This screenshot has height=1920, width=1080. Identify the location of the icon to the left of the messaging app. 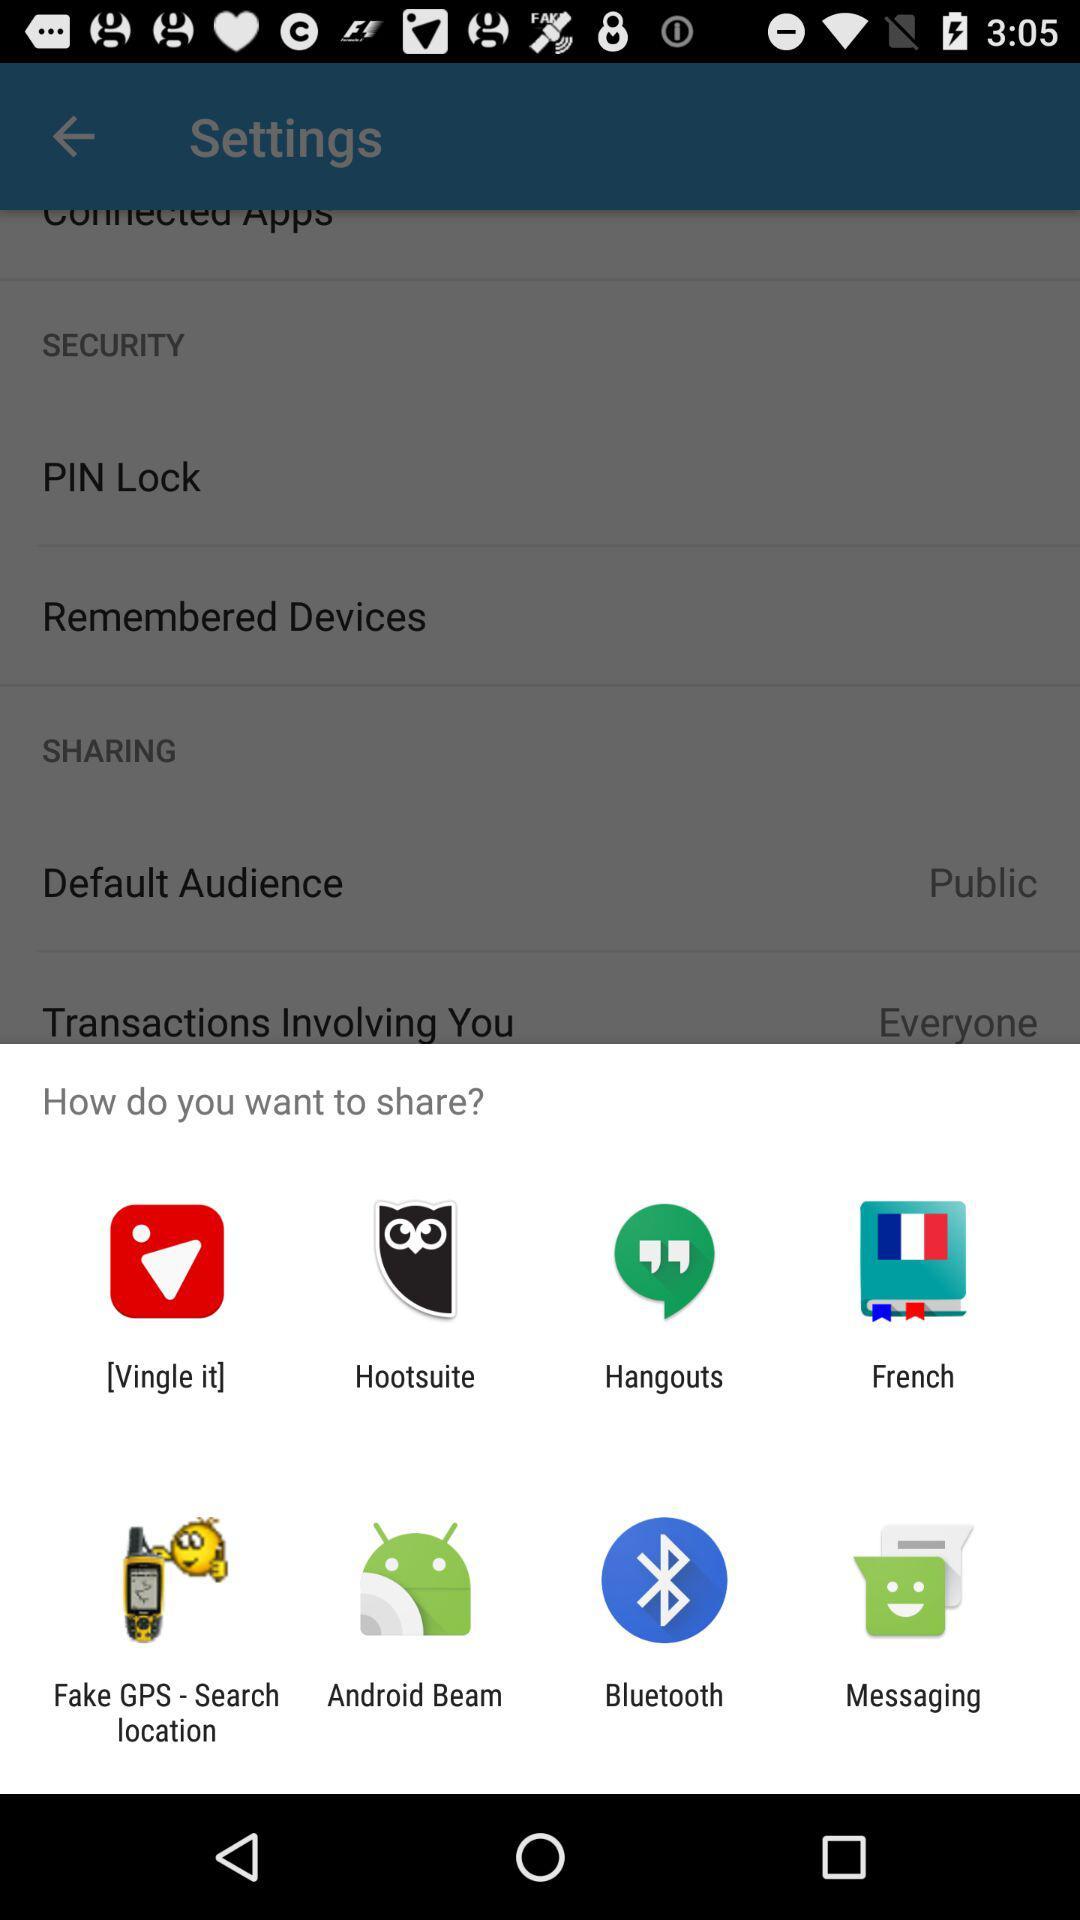
(664, 1711).